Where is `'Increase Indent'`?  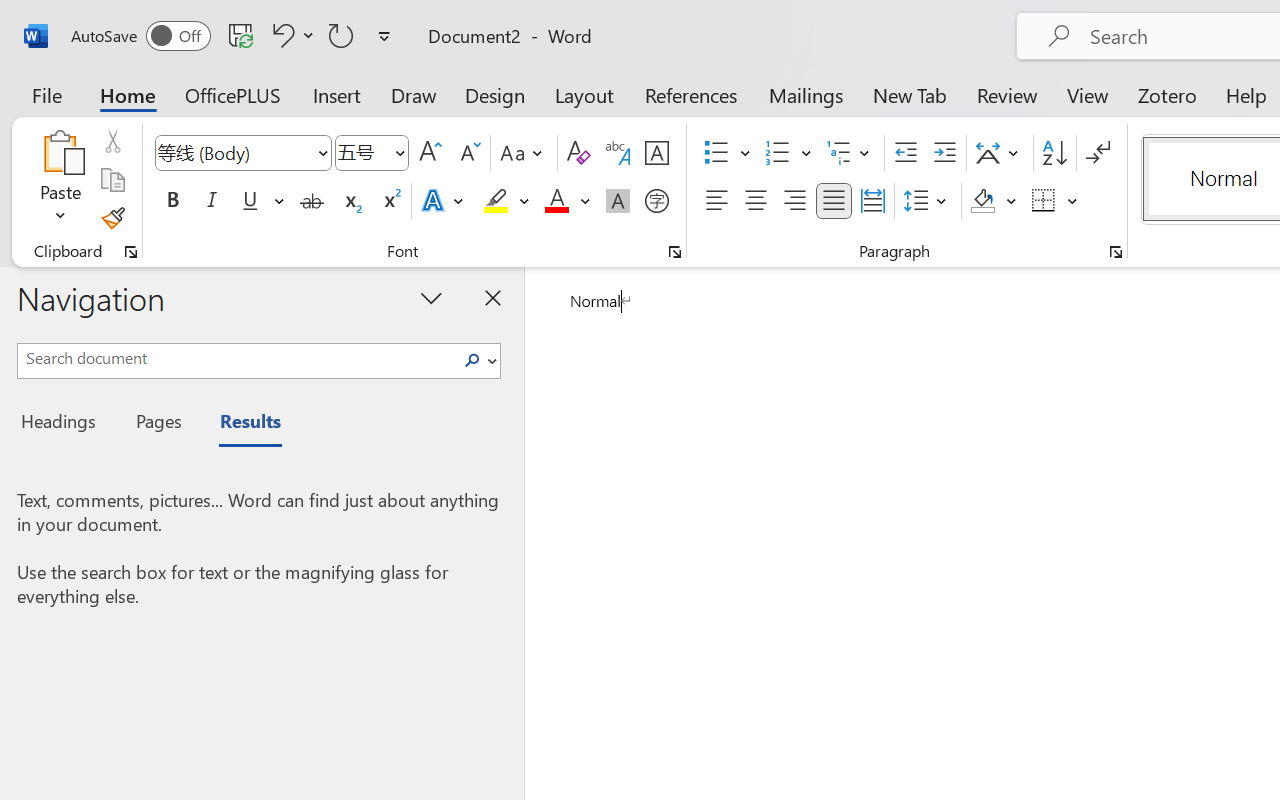
'Increase Indent' is located at coordinates (943, 153).